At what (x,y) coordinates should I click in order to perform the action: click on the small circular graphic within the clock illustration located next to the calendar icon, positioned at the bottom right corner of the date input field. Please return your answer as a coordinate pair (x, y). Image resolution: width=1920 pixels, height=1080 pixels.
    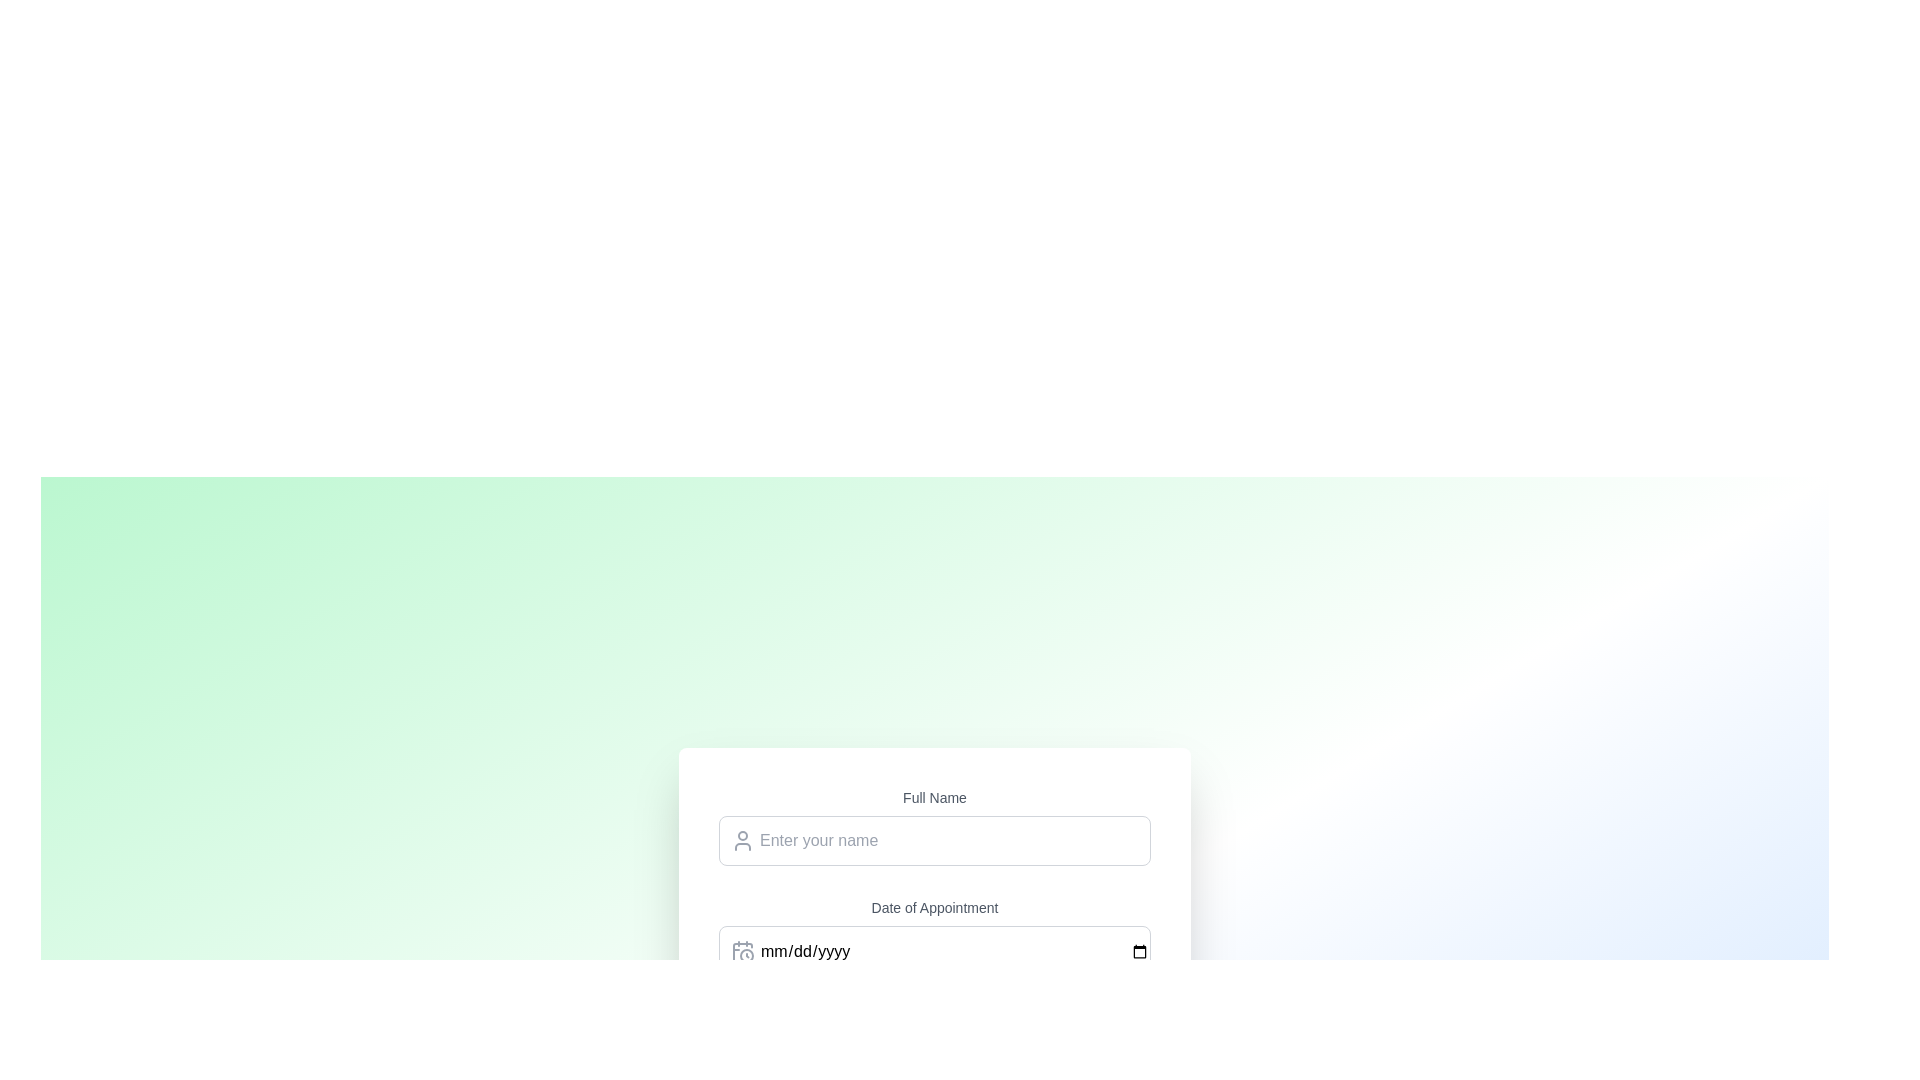
    Looking at the image, I should click on (746, 954).